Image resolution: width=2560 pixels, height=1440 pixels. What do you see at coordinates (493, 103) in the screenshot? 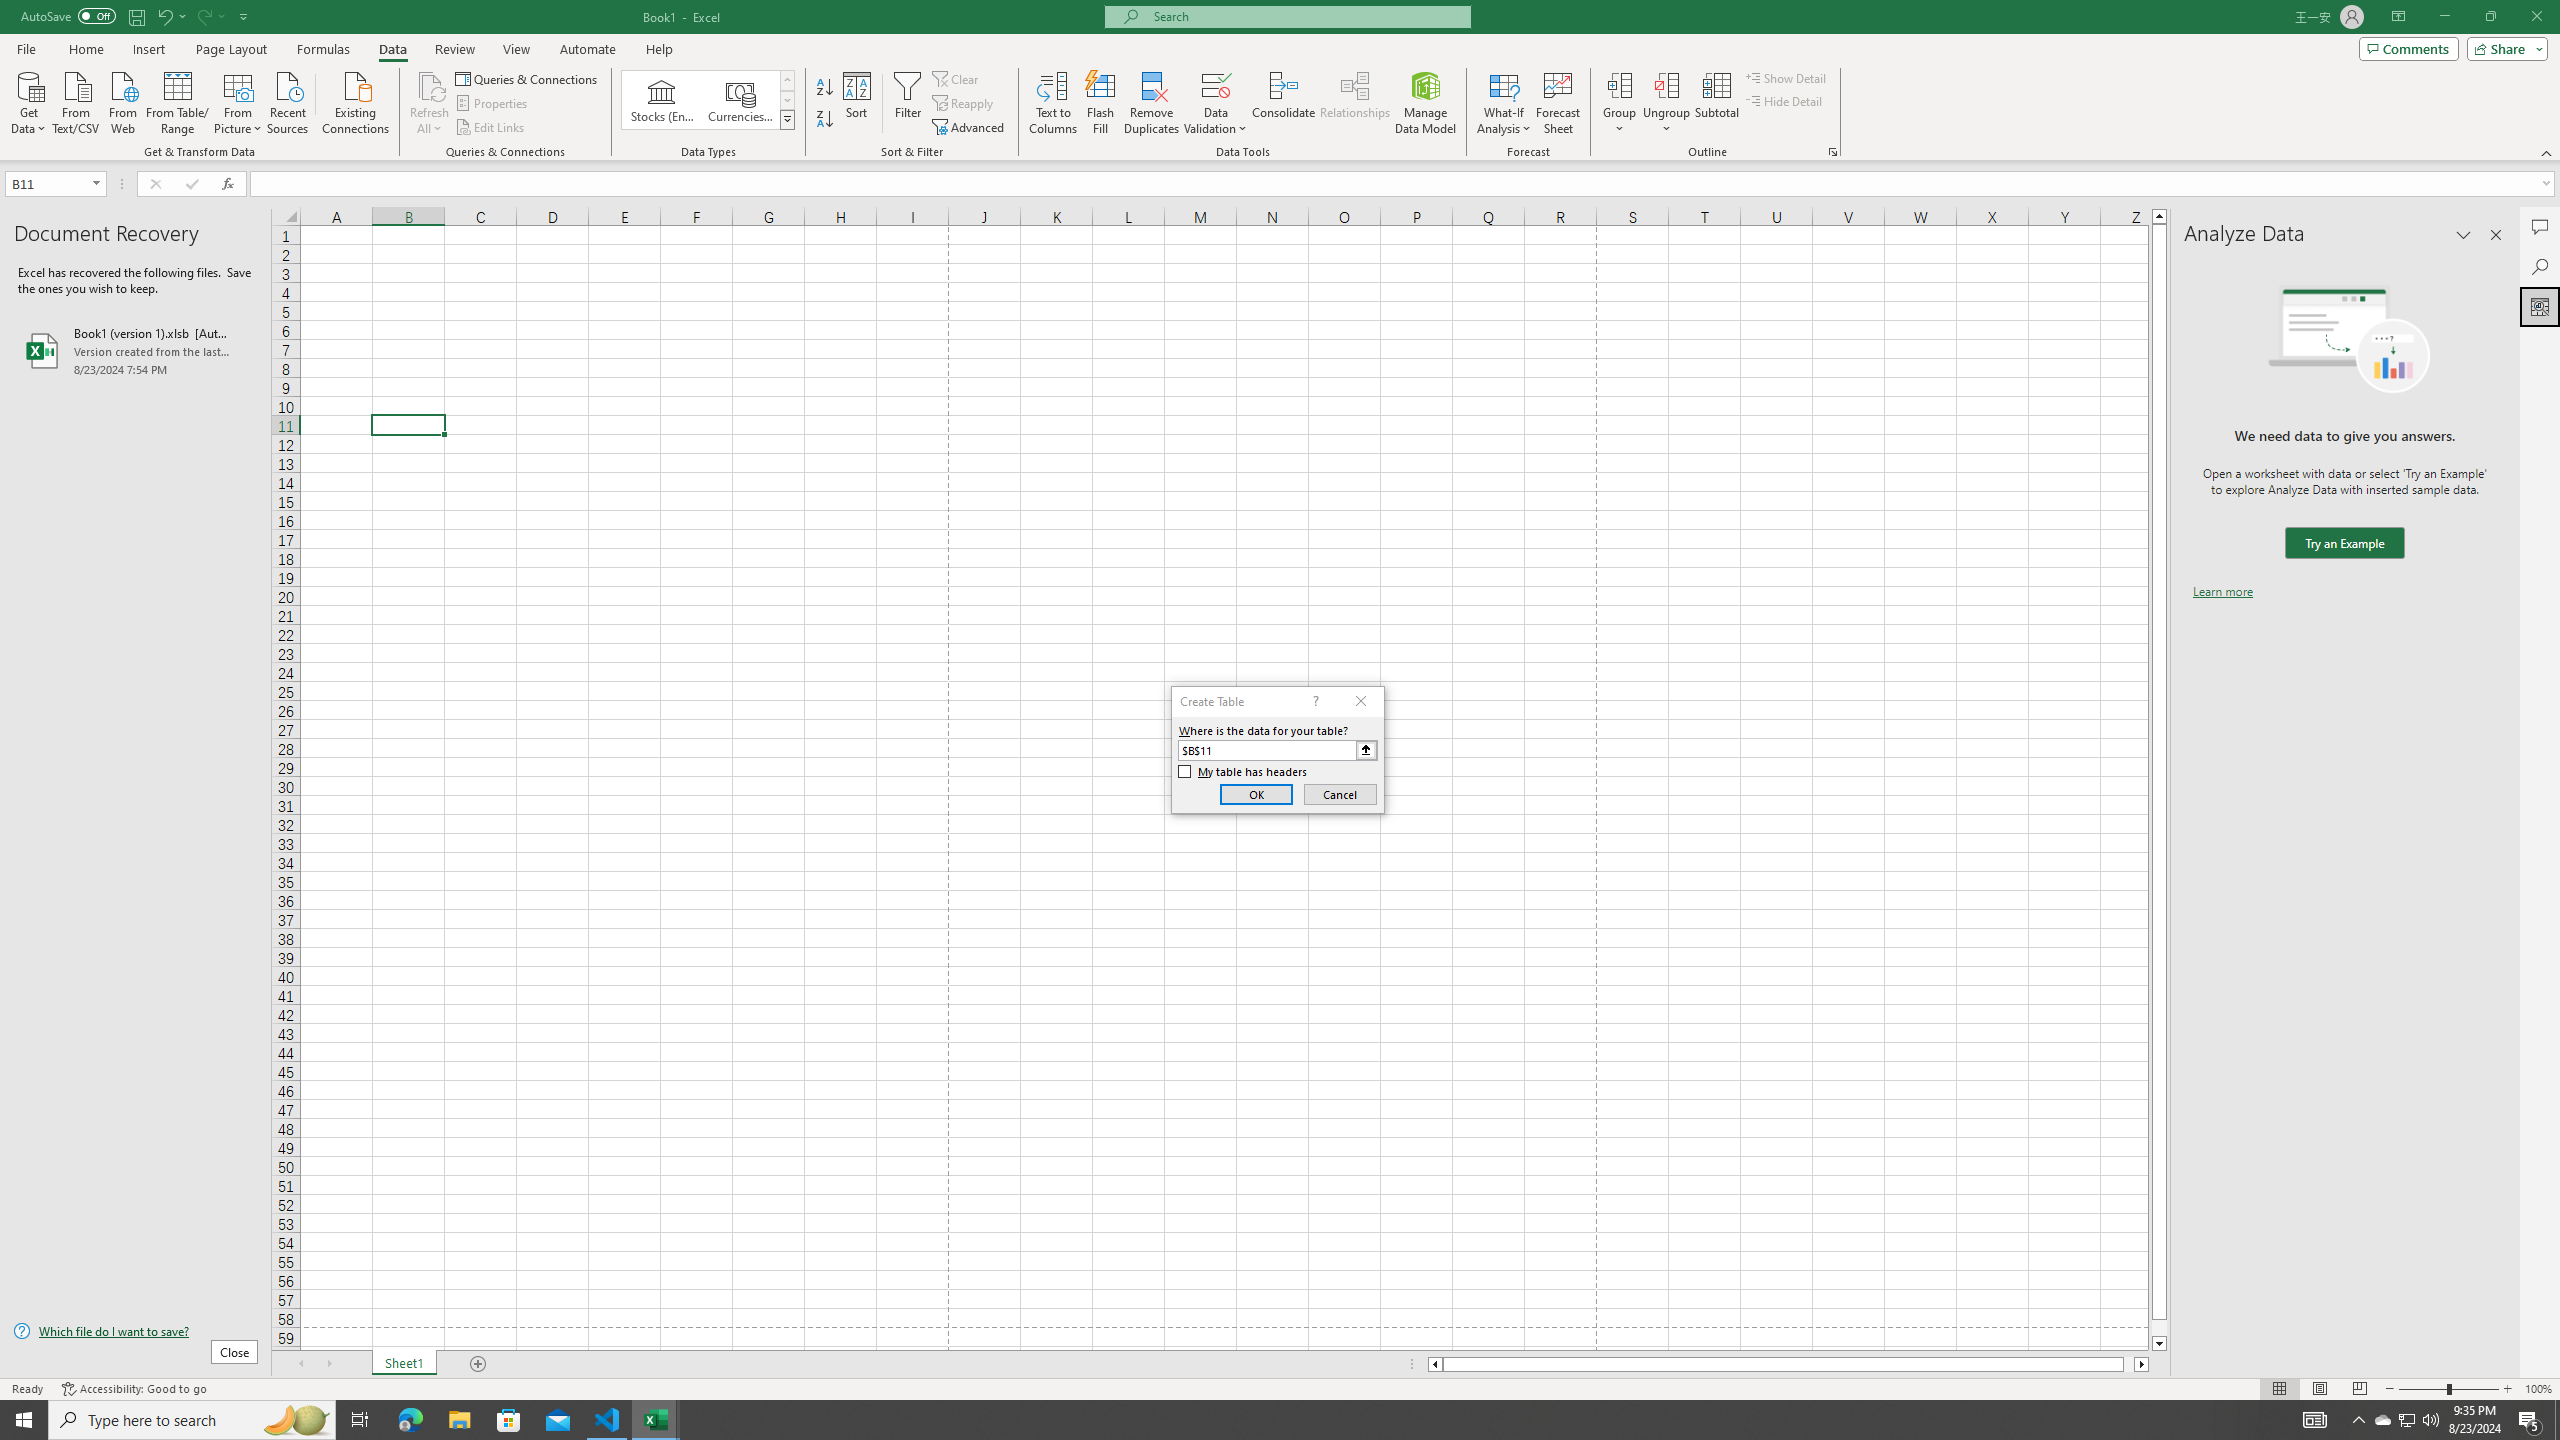
I see `'Properties'` at bounding box center [493, 103].